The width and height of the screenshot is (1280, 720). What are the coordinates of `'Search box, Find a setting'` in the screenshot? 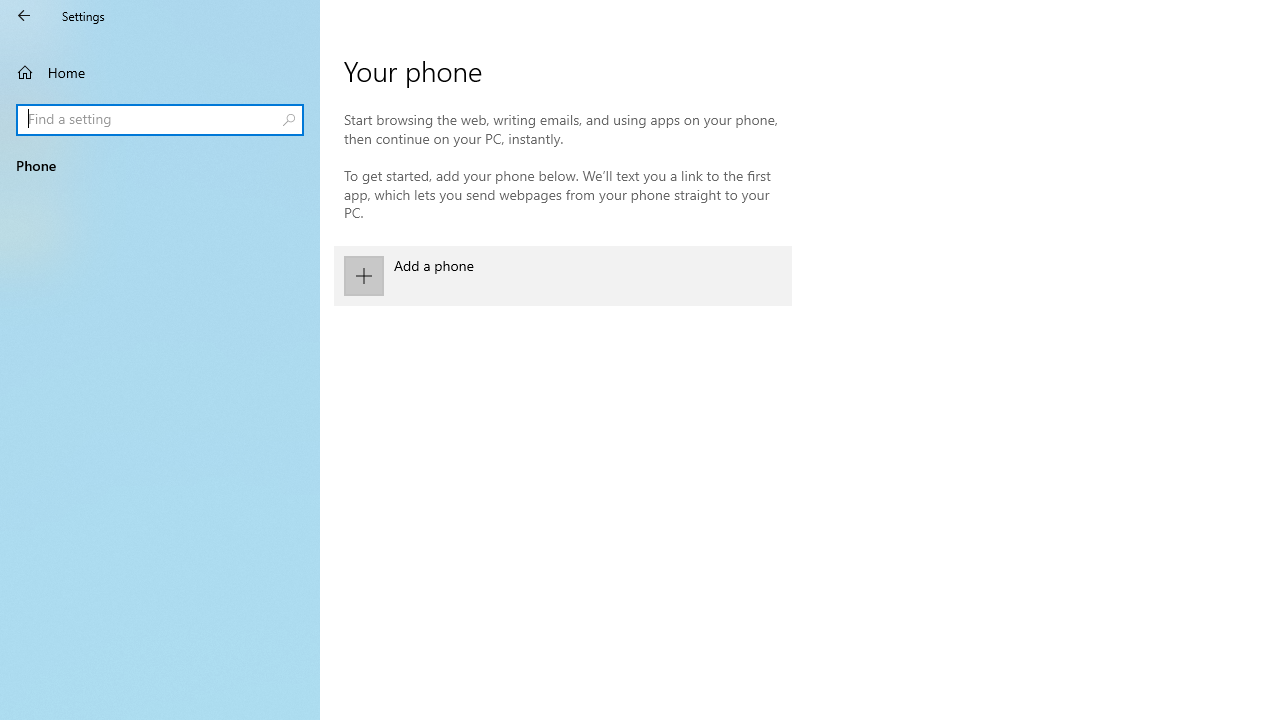 It's located at (160, 119).